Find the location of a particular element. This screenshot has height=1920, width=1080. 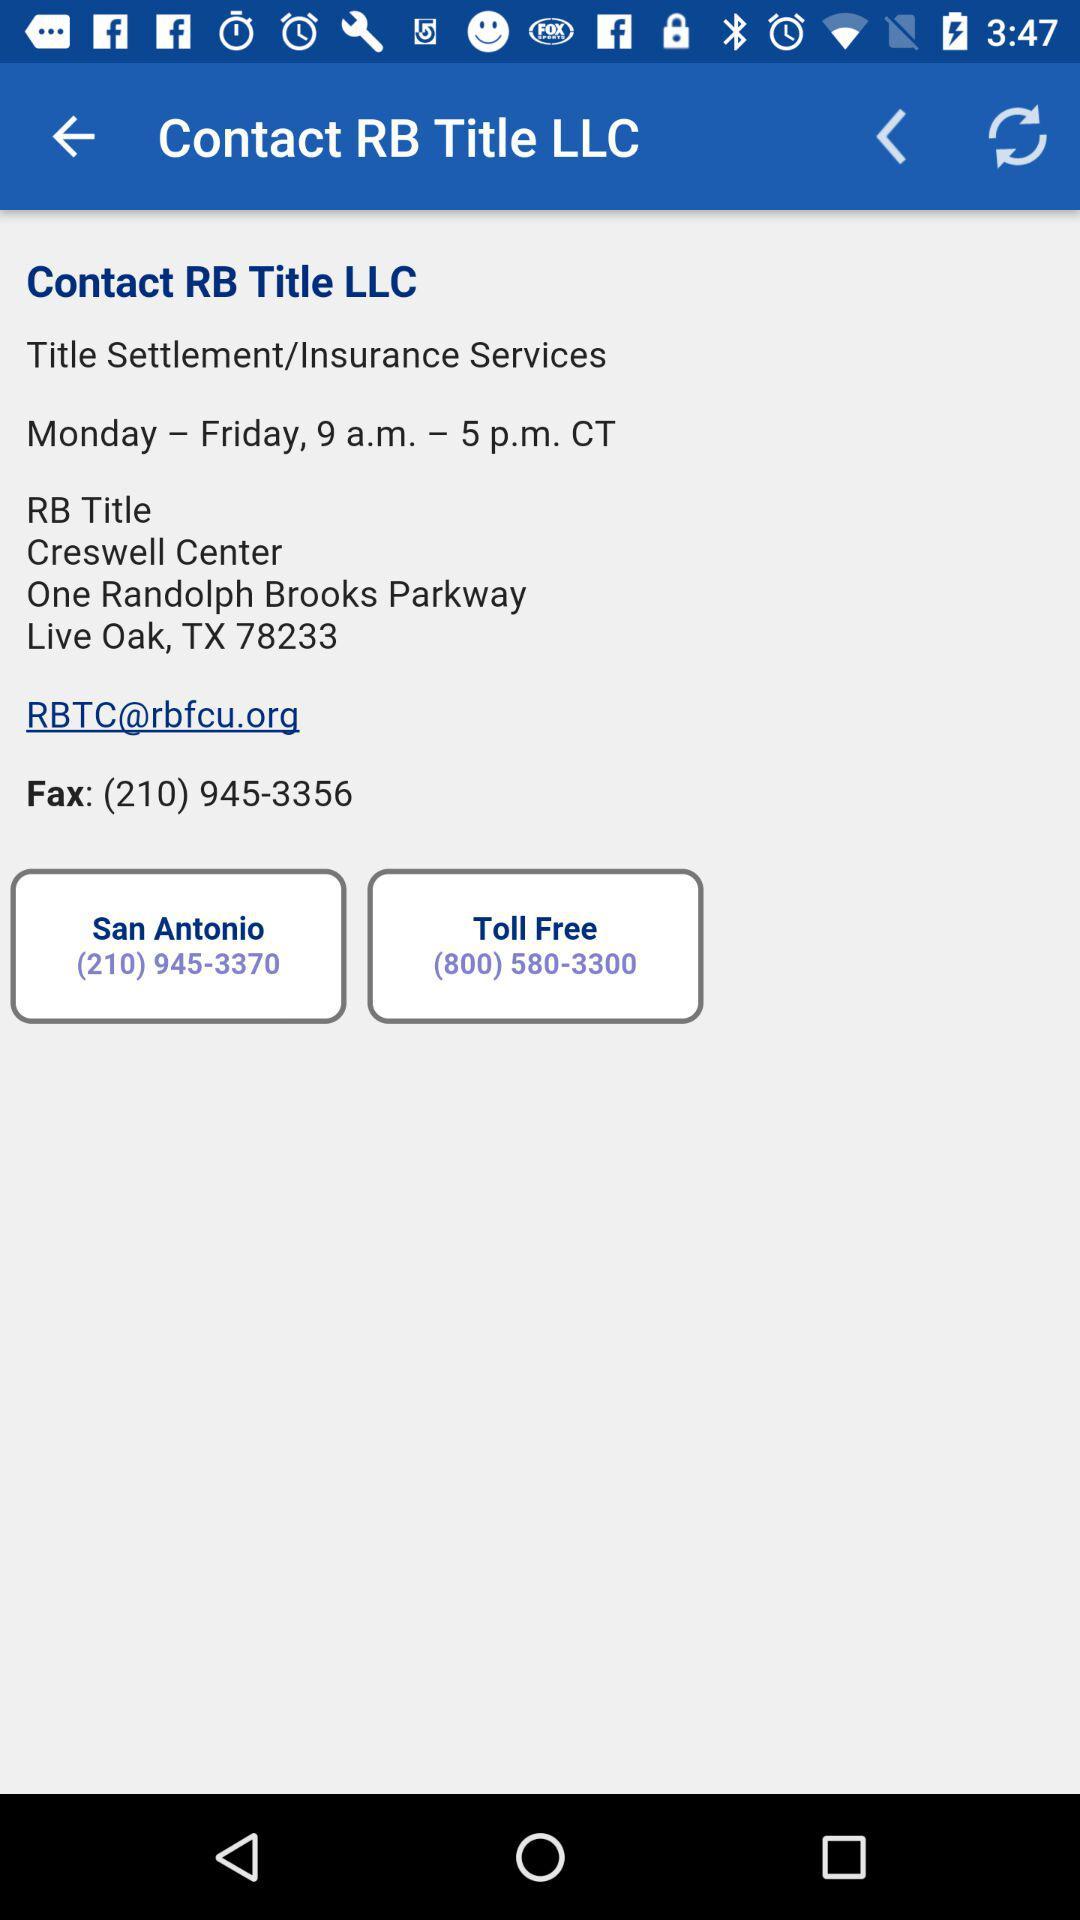

contact is located at coordinates (540, 1002).